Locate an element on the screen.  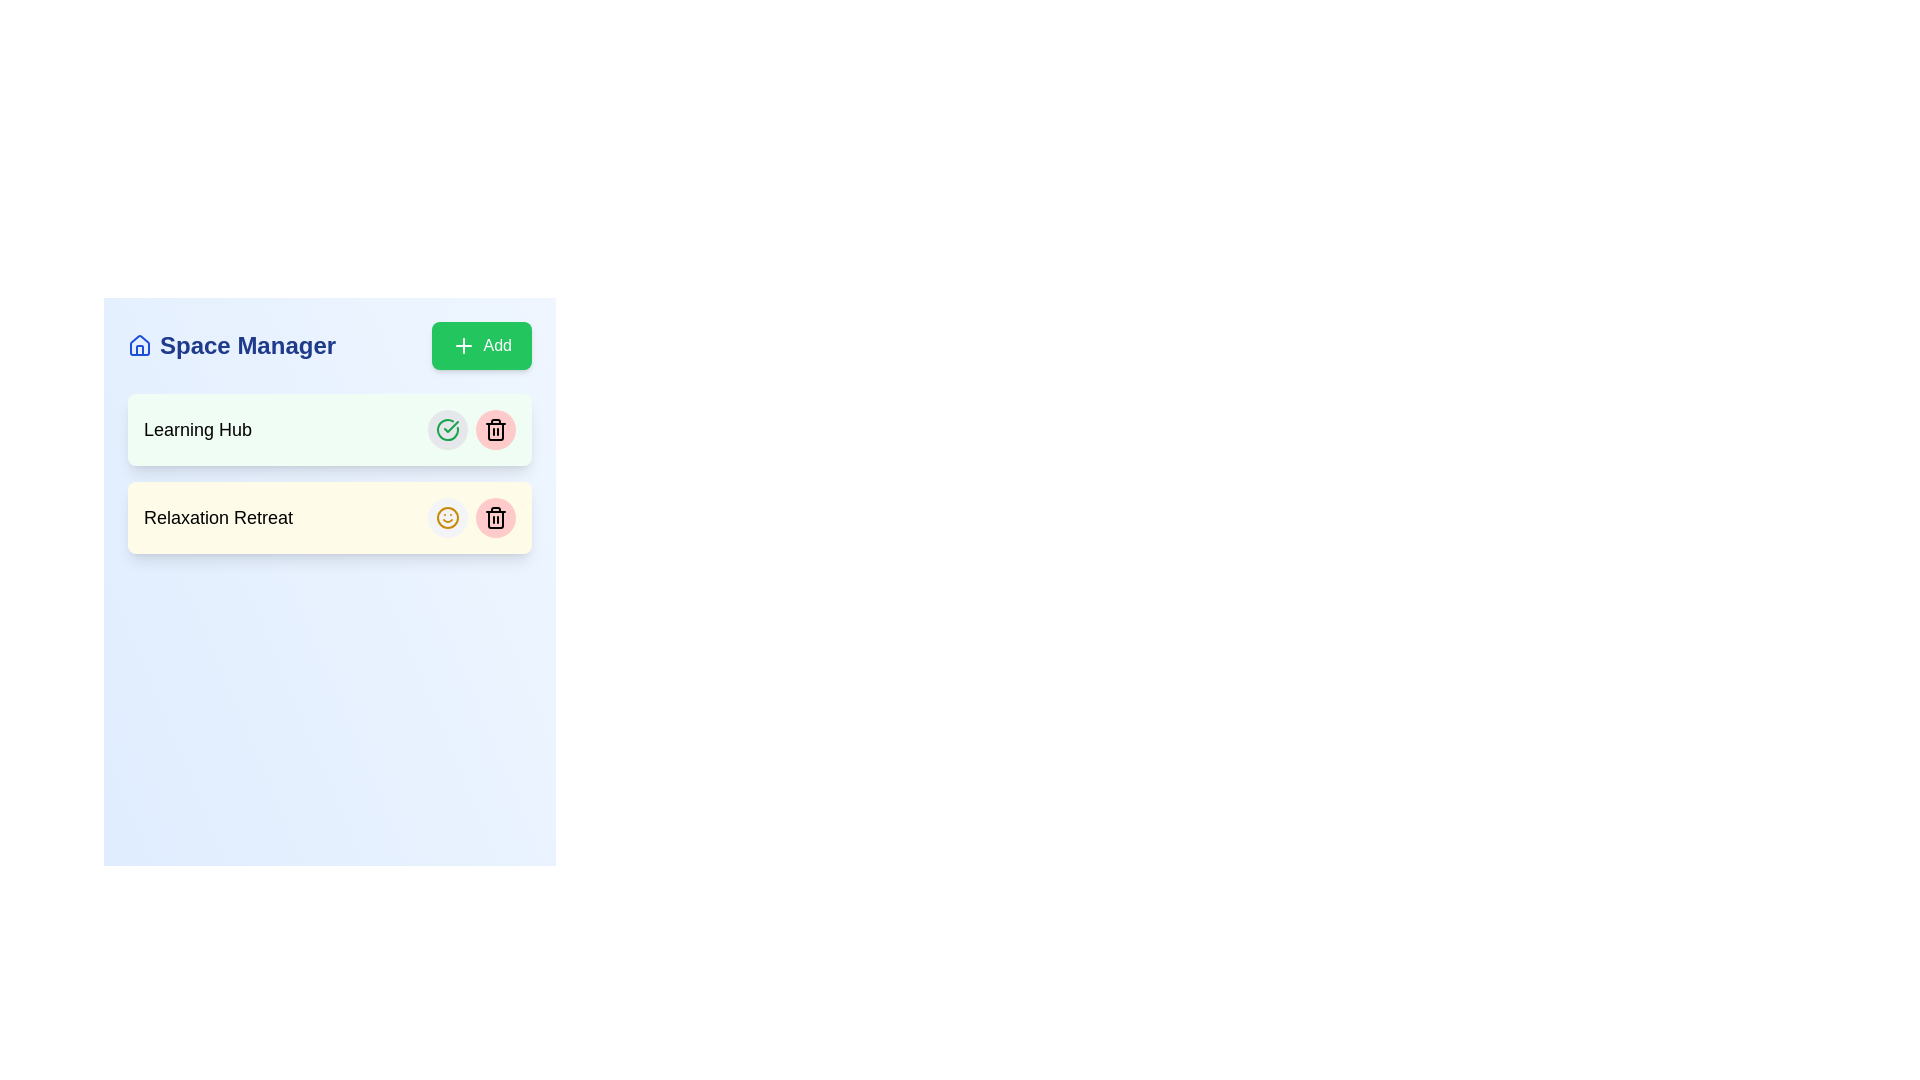
the circular graphical element that forms the boundary of the smiley face, indicating a positive or cheerful state is located at coordinates (446, 516).